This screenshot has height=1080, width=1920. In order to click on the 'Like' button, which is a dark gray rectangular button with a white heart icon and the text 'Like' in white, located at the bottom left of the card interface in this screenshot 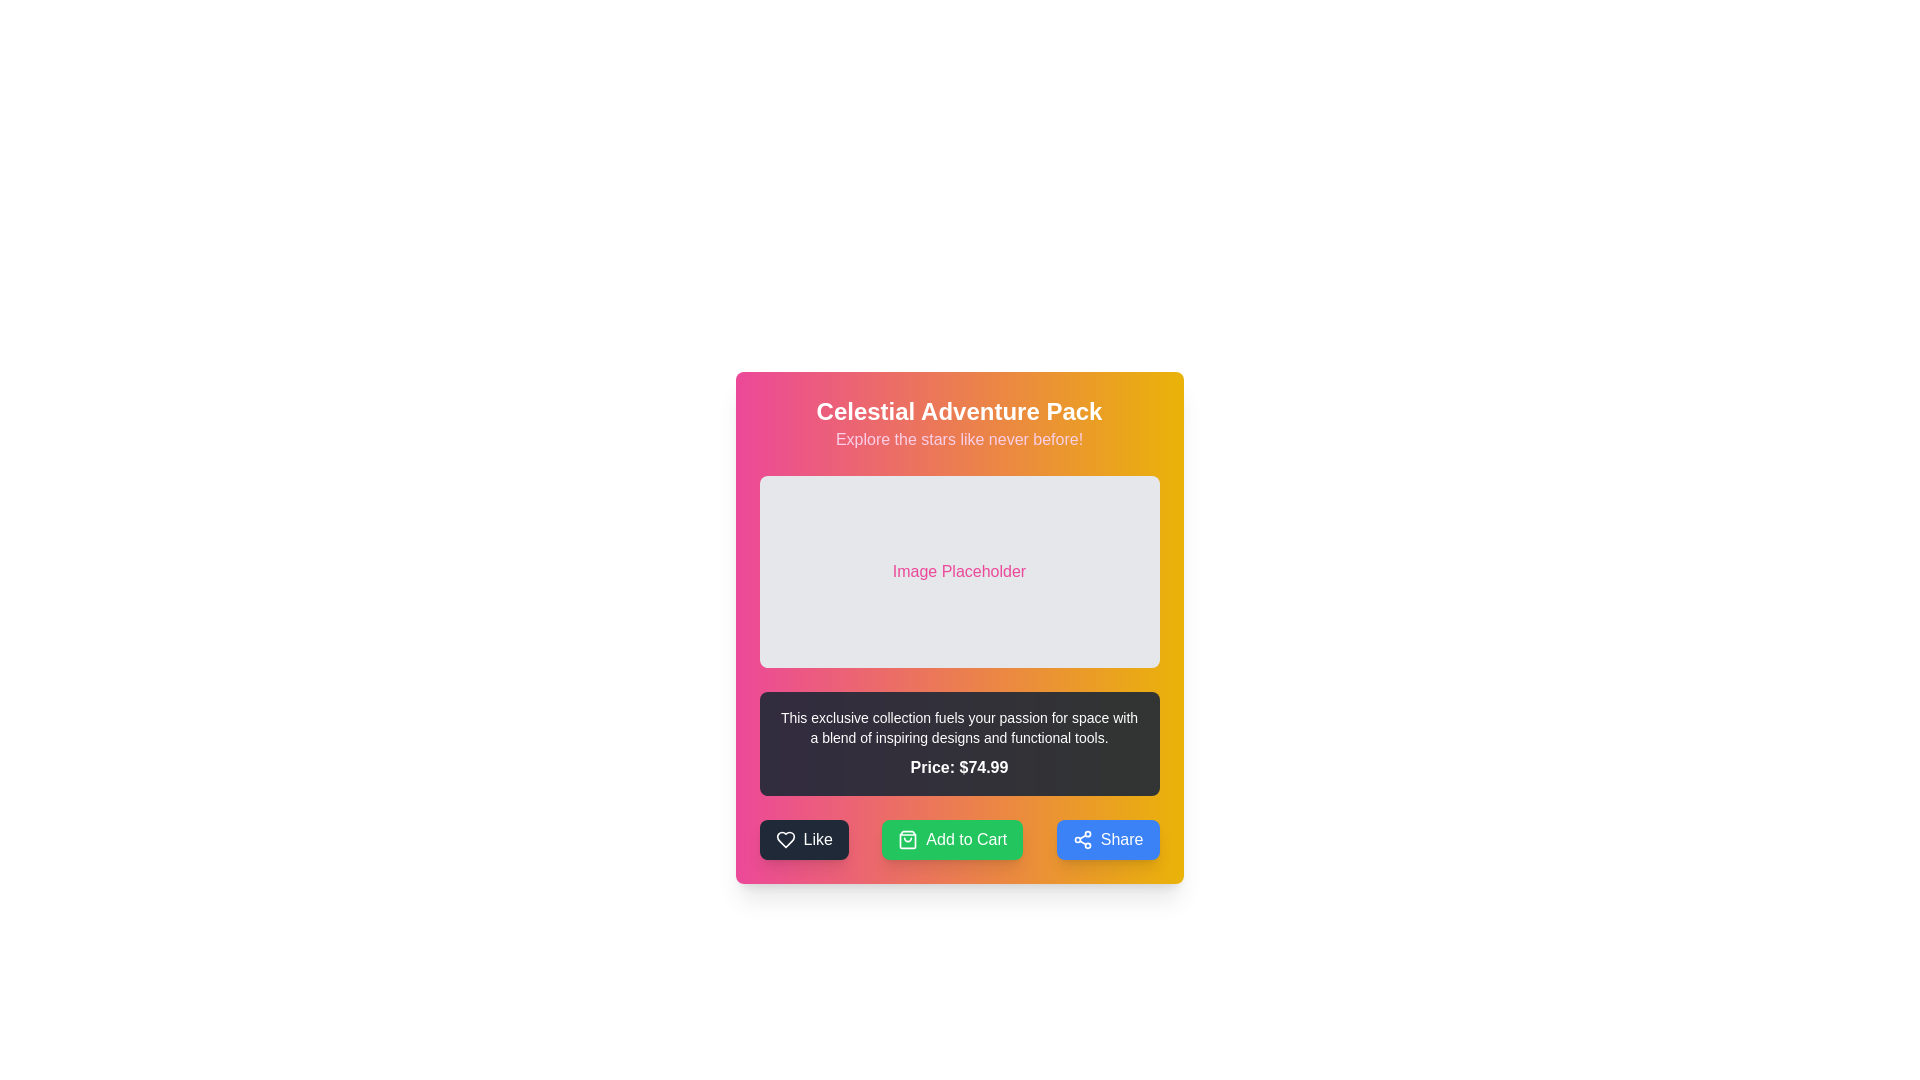, I will do `click(804, 840)`.